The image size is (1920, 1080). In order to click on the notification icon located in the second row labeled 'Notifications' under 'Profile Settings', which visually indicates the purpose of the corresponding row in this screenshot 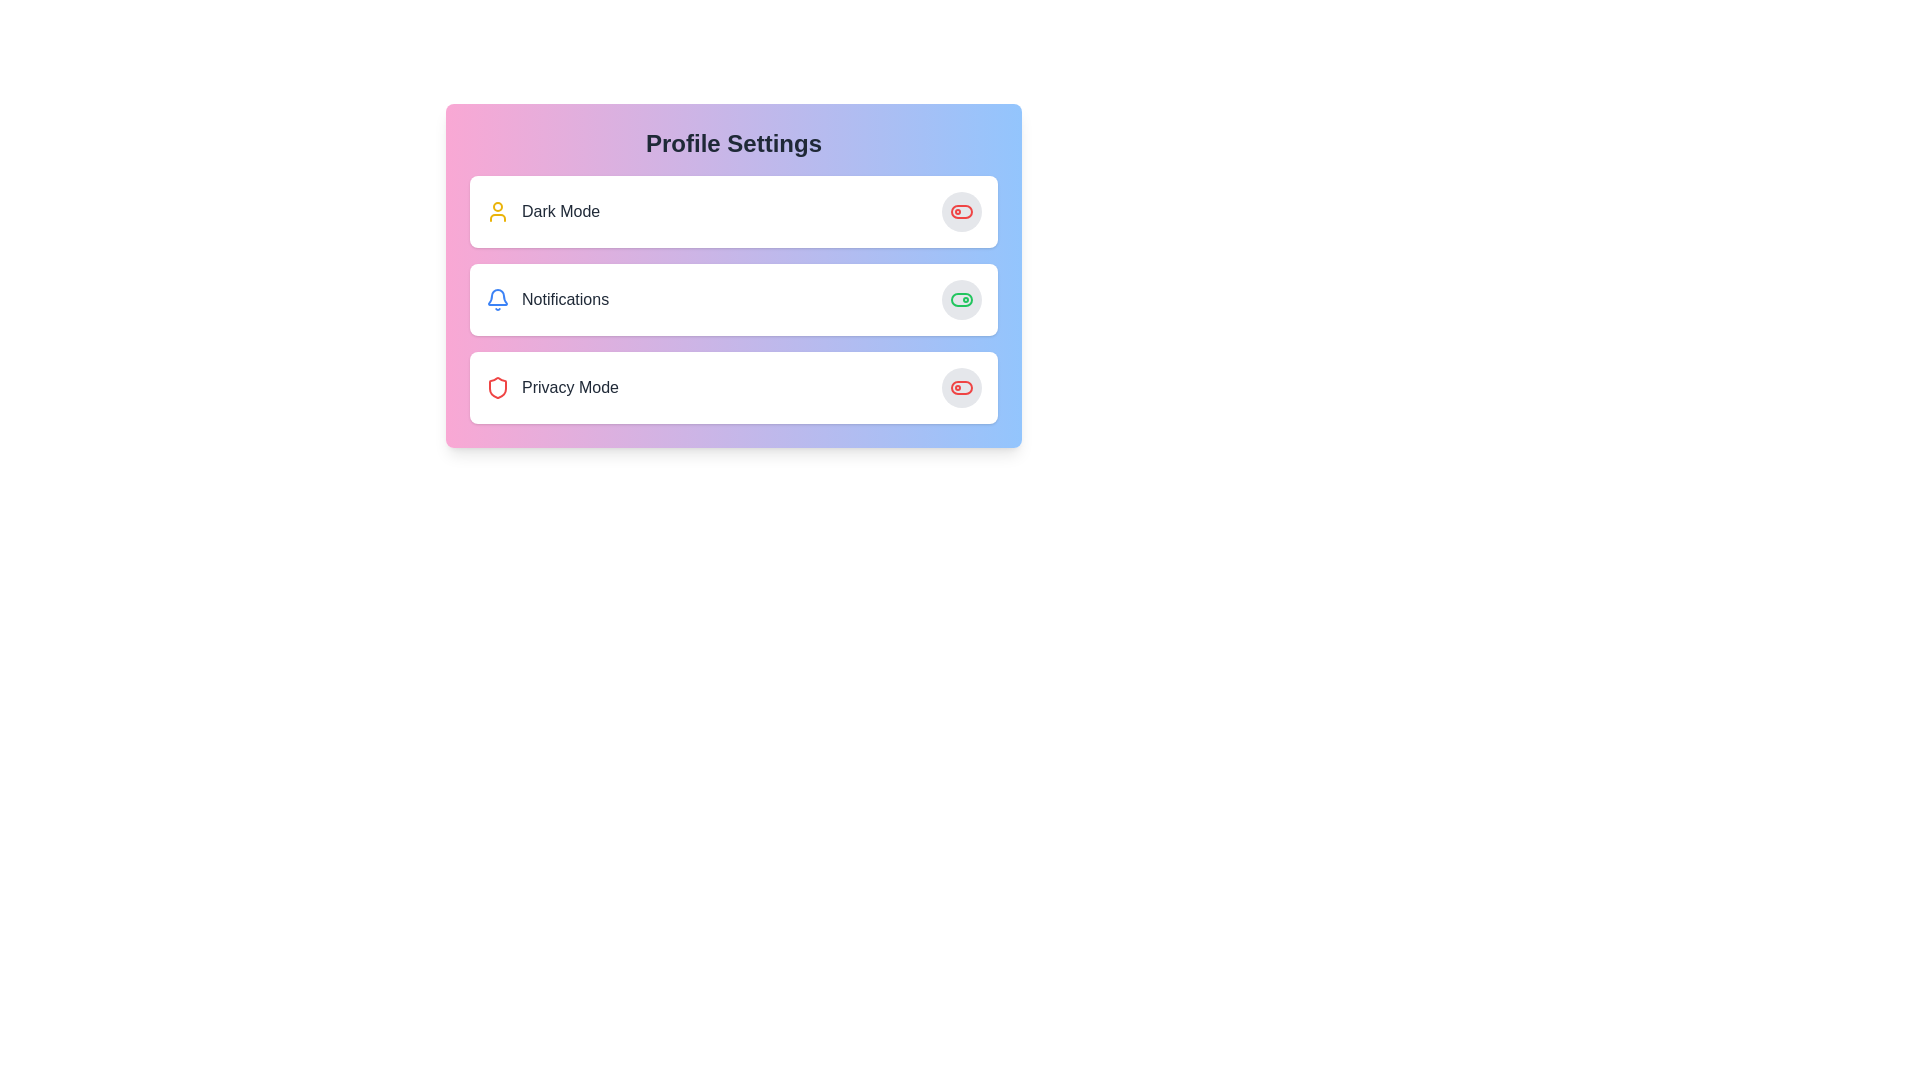, I will do `click(498, 297)`.